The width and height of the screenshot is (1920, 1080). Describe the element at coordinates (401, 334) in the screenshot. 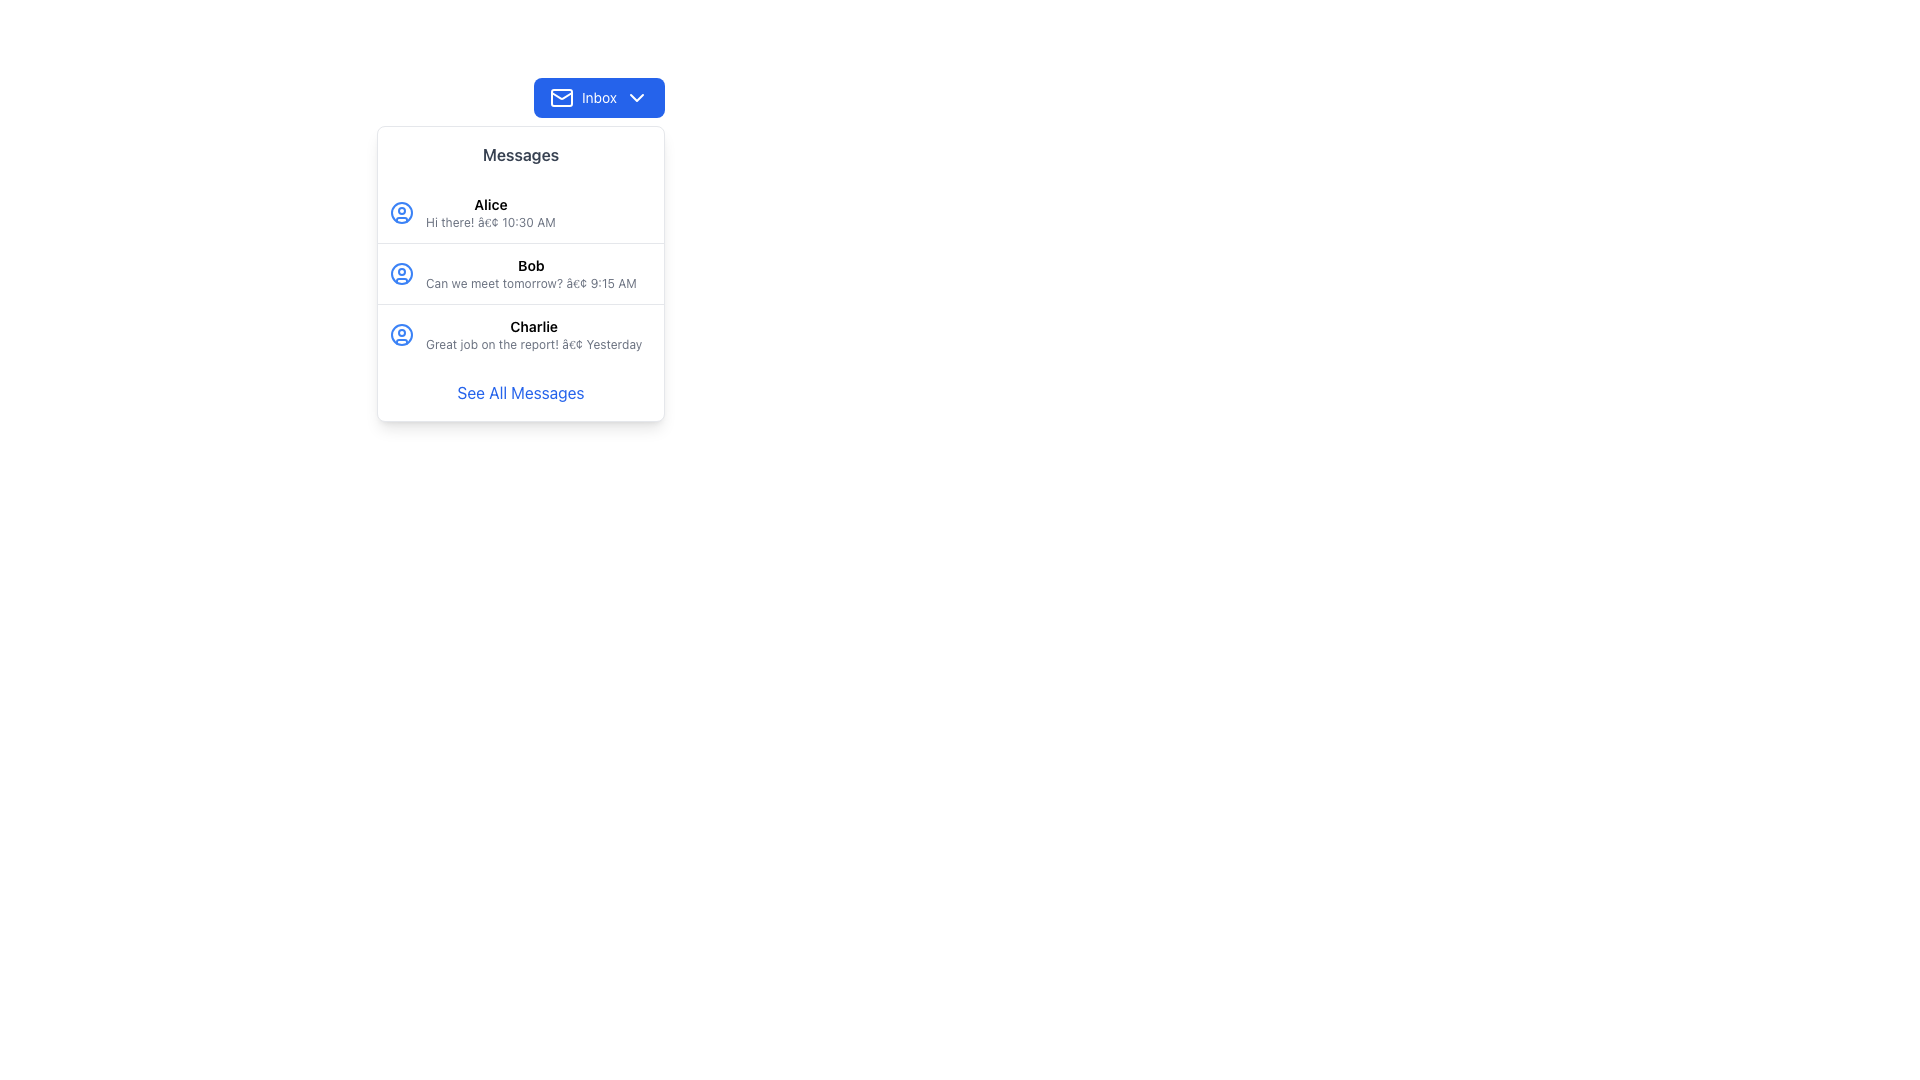

I see `the blue circular user profile icon located to the left of the message 'Charlie Great job on the report! • Yesterday' in the message list` at that location.